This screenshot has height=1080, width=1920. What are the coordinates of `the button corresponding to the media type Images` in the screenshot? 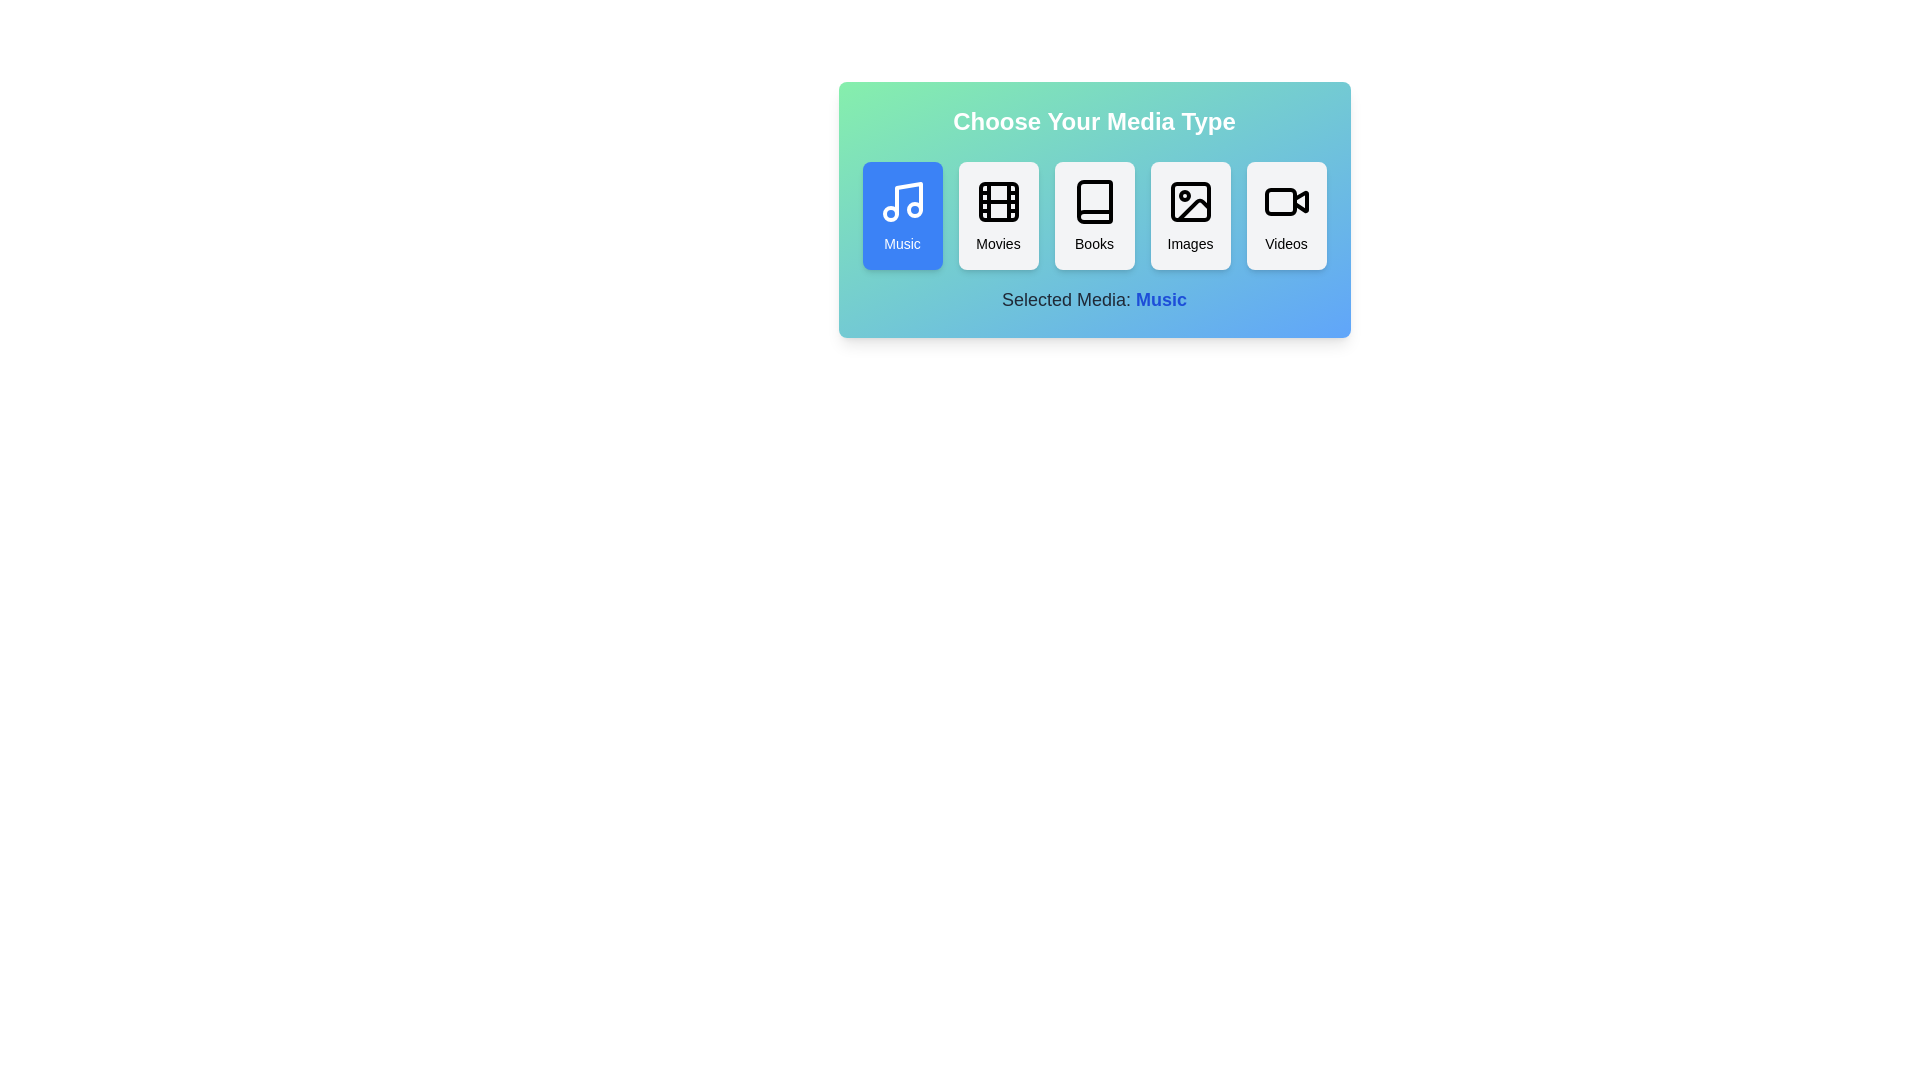 It's located at (1190, 216).